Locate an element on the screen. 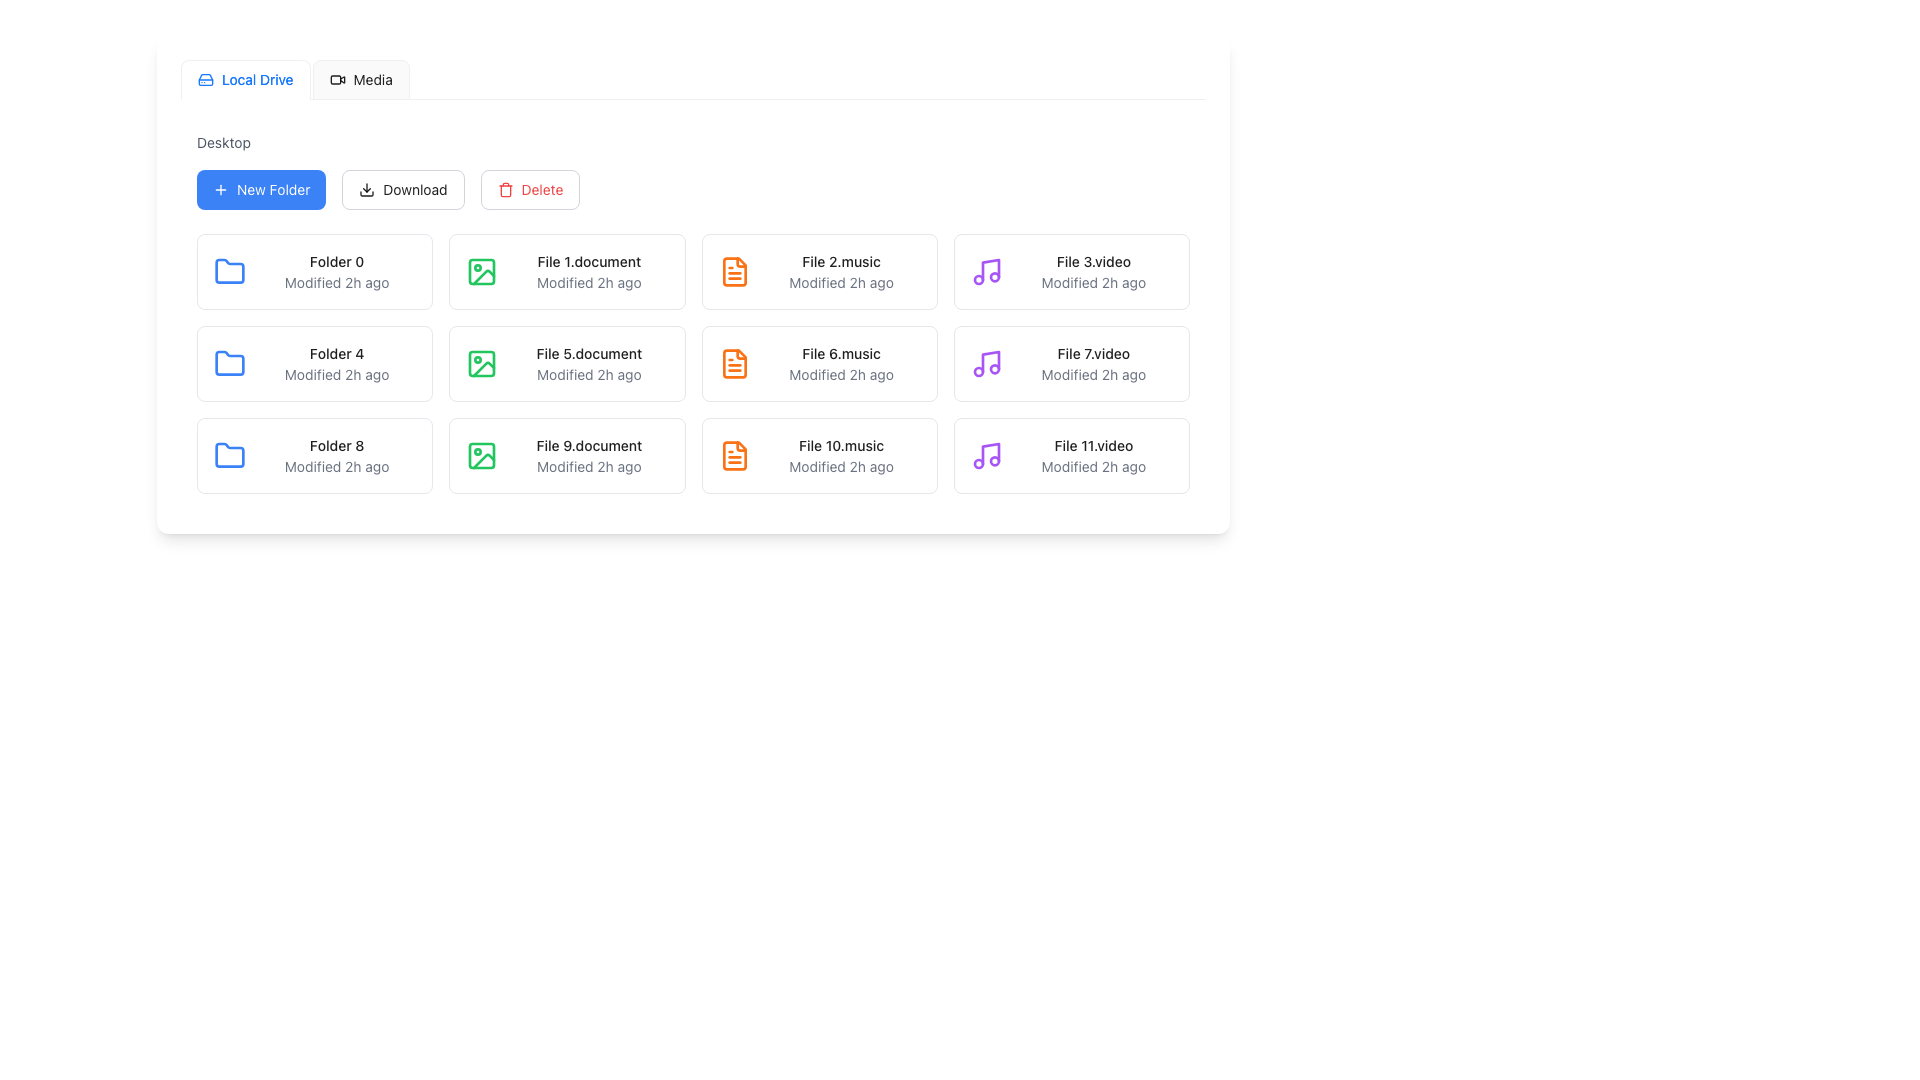  the clickable folder item named 'Folder 4', which is the first item in the second row of the grid layout is located at coordinates (314, 363).